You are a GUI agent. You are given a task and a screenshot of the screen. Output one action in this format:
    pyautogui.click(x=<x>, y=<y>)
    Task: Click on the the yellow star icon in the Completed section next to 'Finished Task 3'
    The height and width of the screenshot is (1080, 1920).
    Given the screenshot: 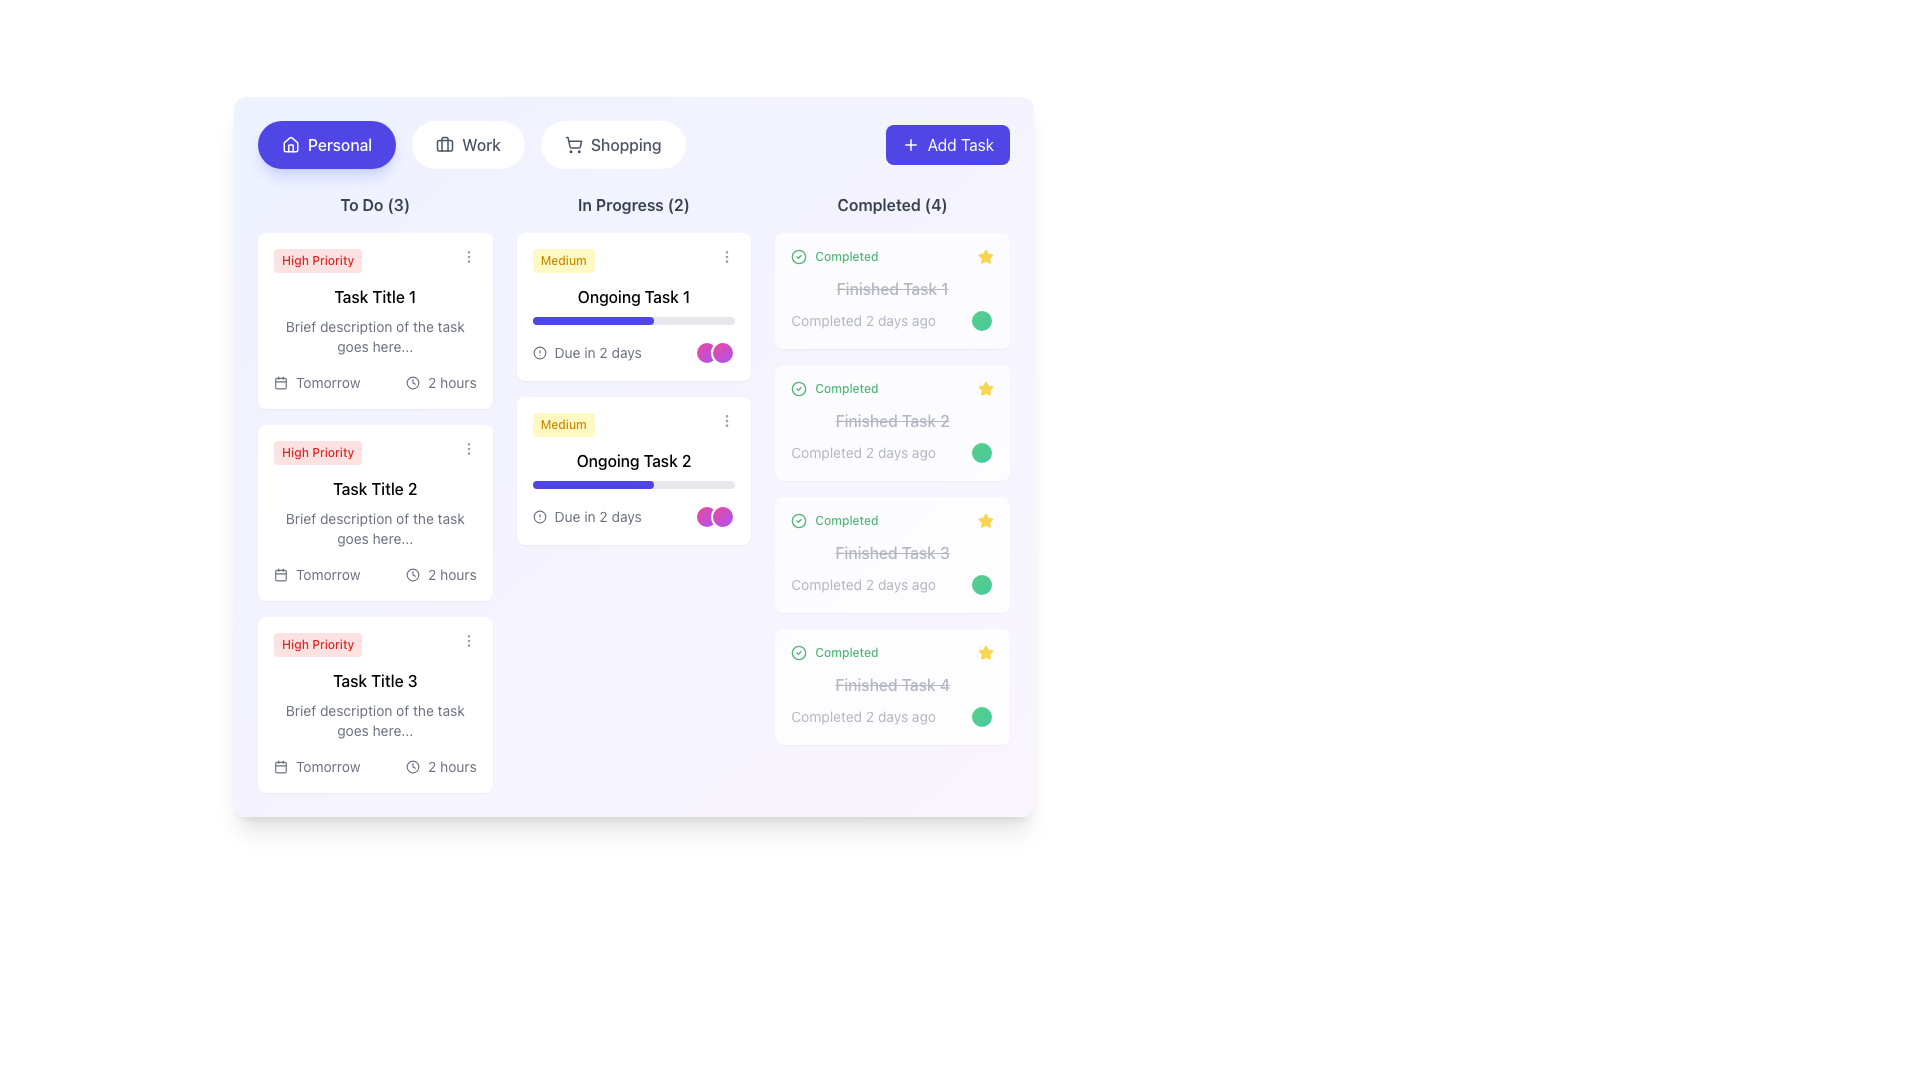 What is the action you would take?
    pyautogui.click(x=985, y=519)
    